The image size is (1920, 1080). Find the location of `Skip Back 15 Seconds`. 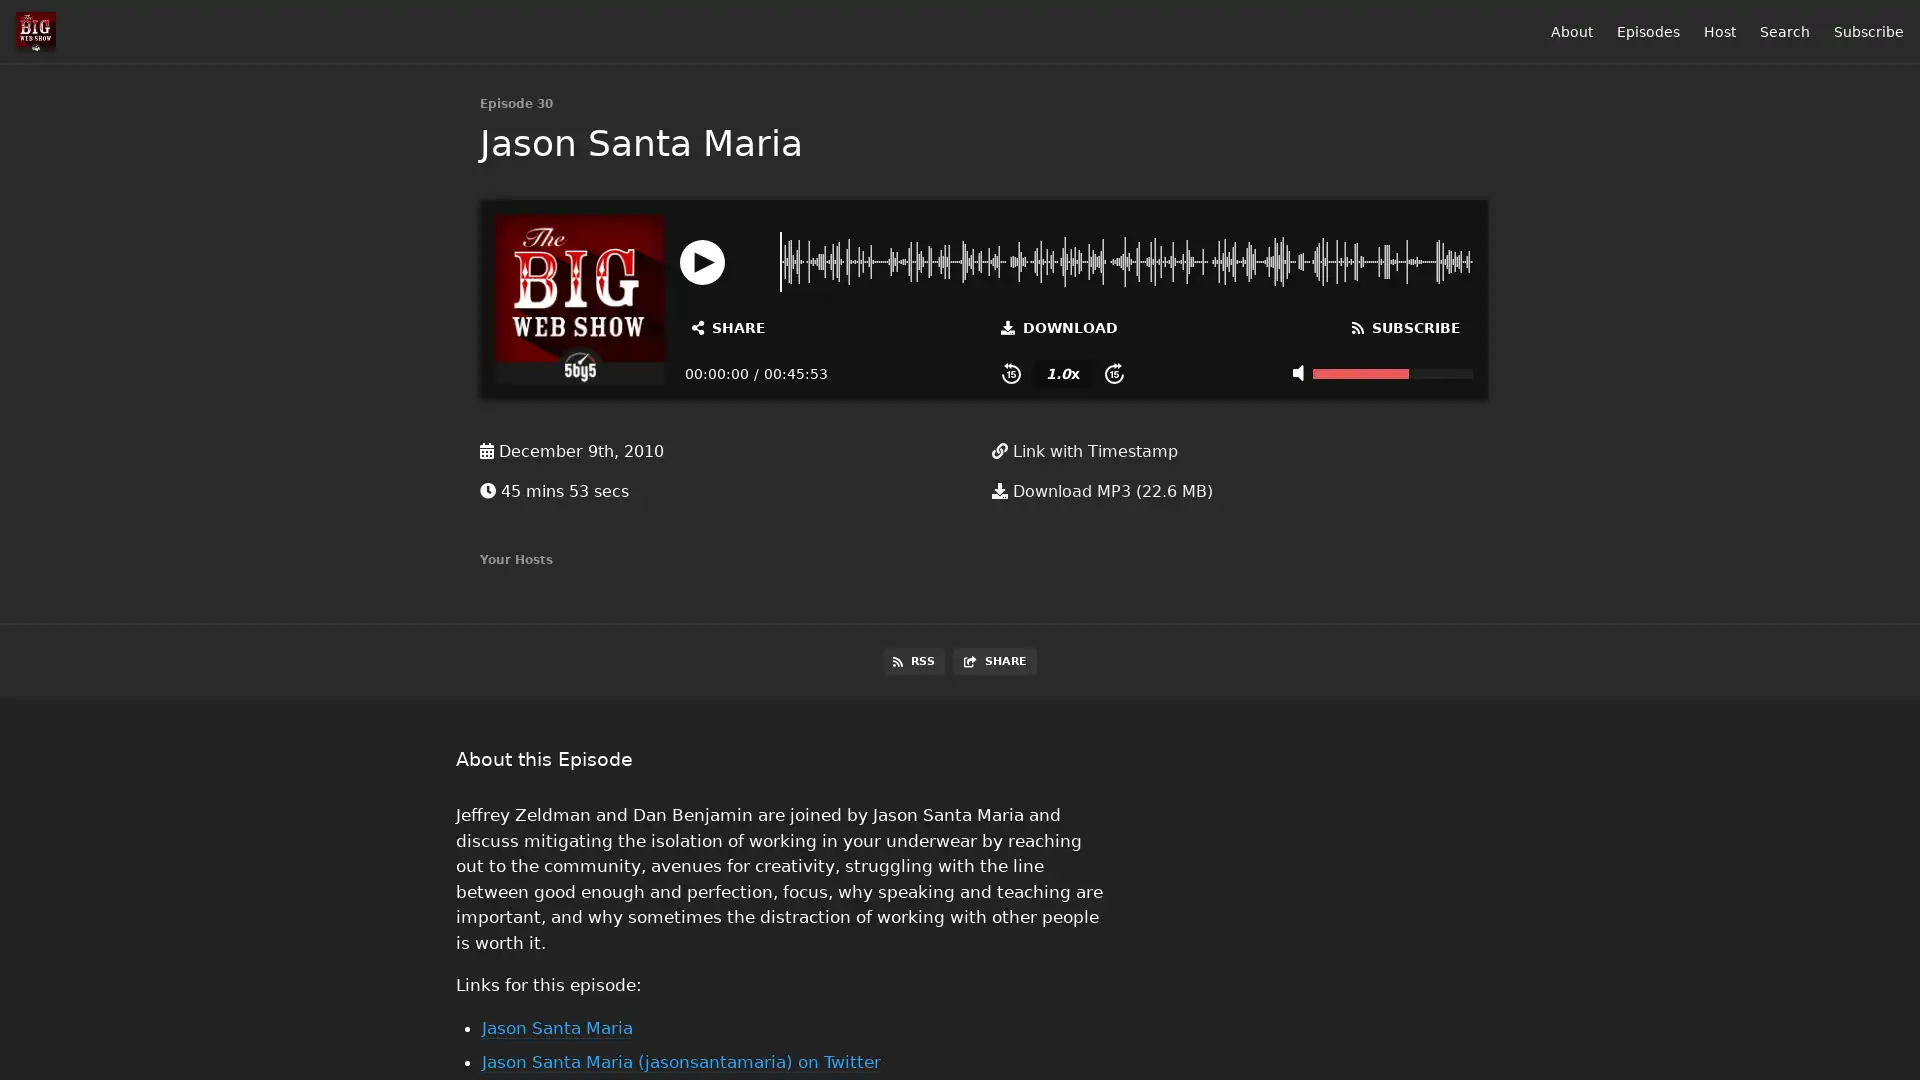

Skip Back 15 Seconds is located at coordinates (1011, 373).